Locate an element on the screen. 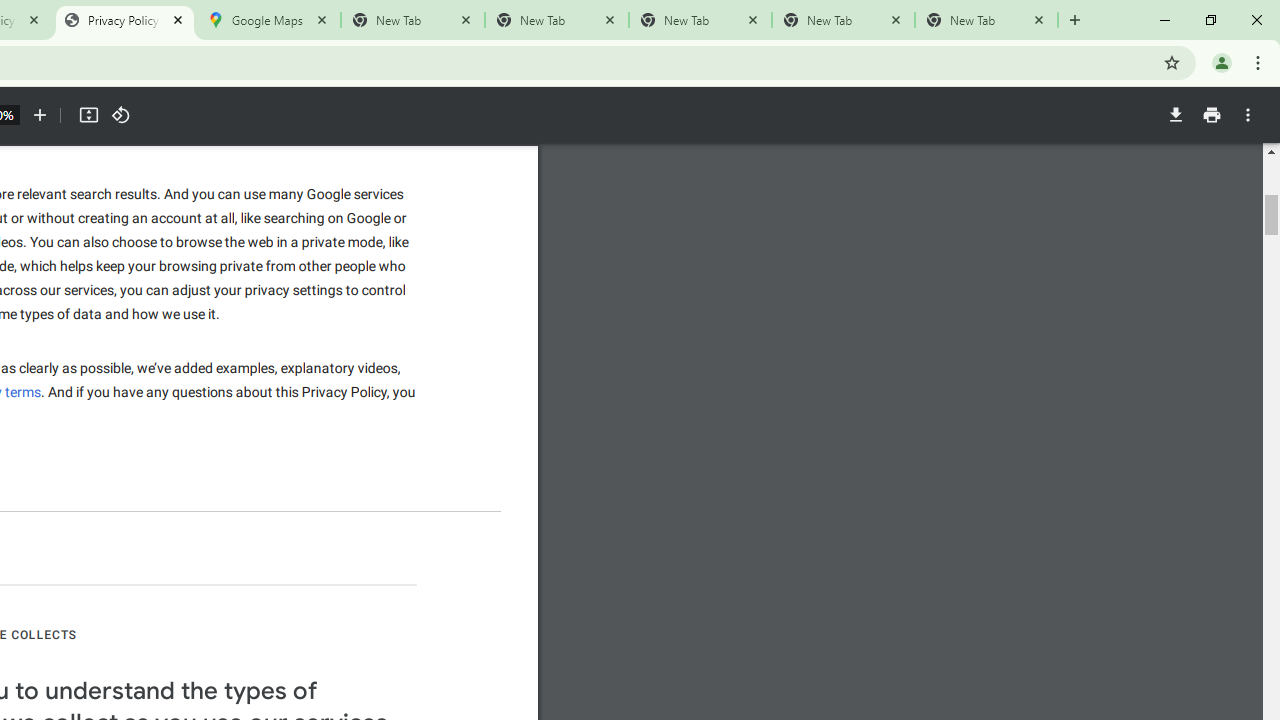 The image size is (1280, 720). 'Download' is located at coordinates (1175, 115).